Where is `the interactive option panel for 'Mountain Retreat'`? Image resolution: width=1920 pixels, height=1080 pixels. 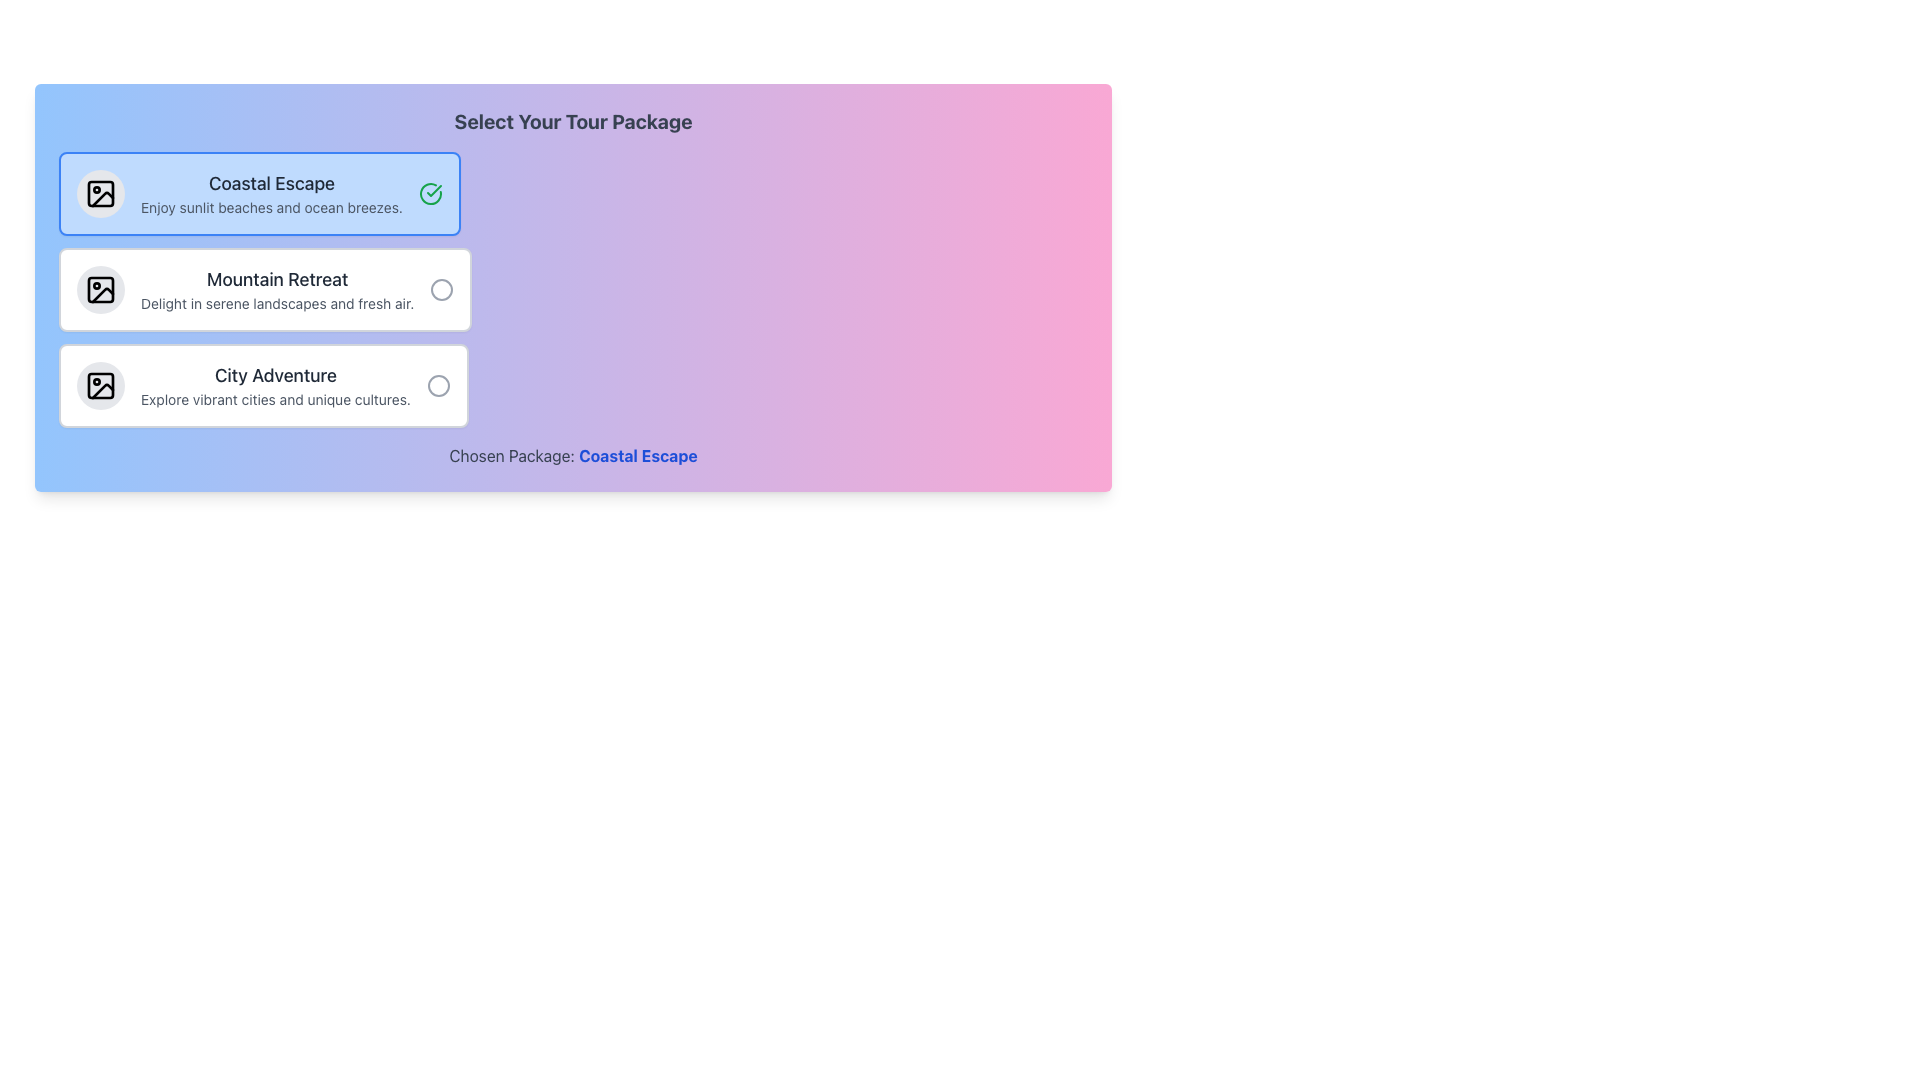 the interactive option panel for 'Mountain Retreat' is located at coordinates (264, 289).